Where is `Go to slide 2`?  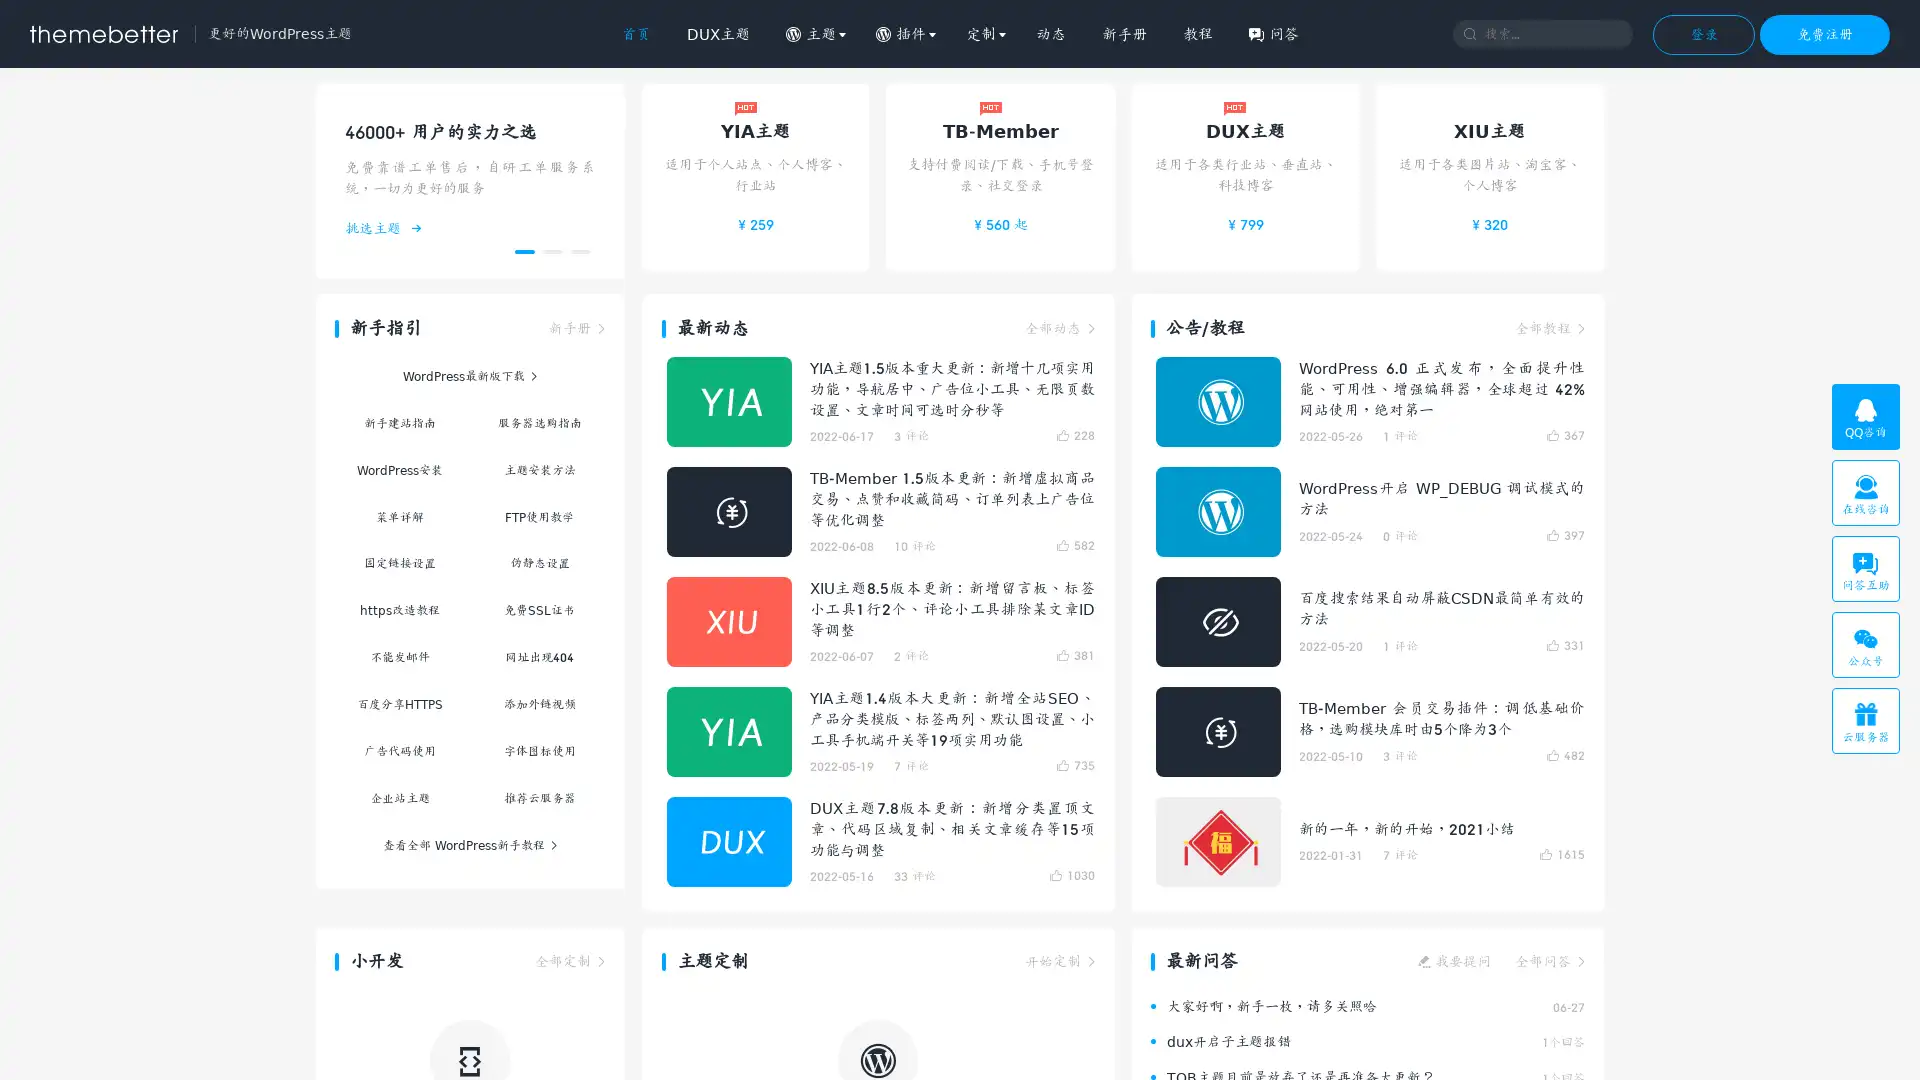
Go to slide 2 is located at coordinates (552, 250).